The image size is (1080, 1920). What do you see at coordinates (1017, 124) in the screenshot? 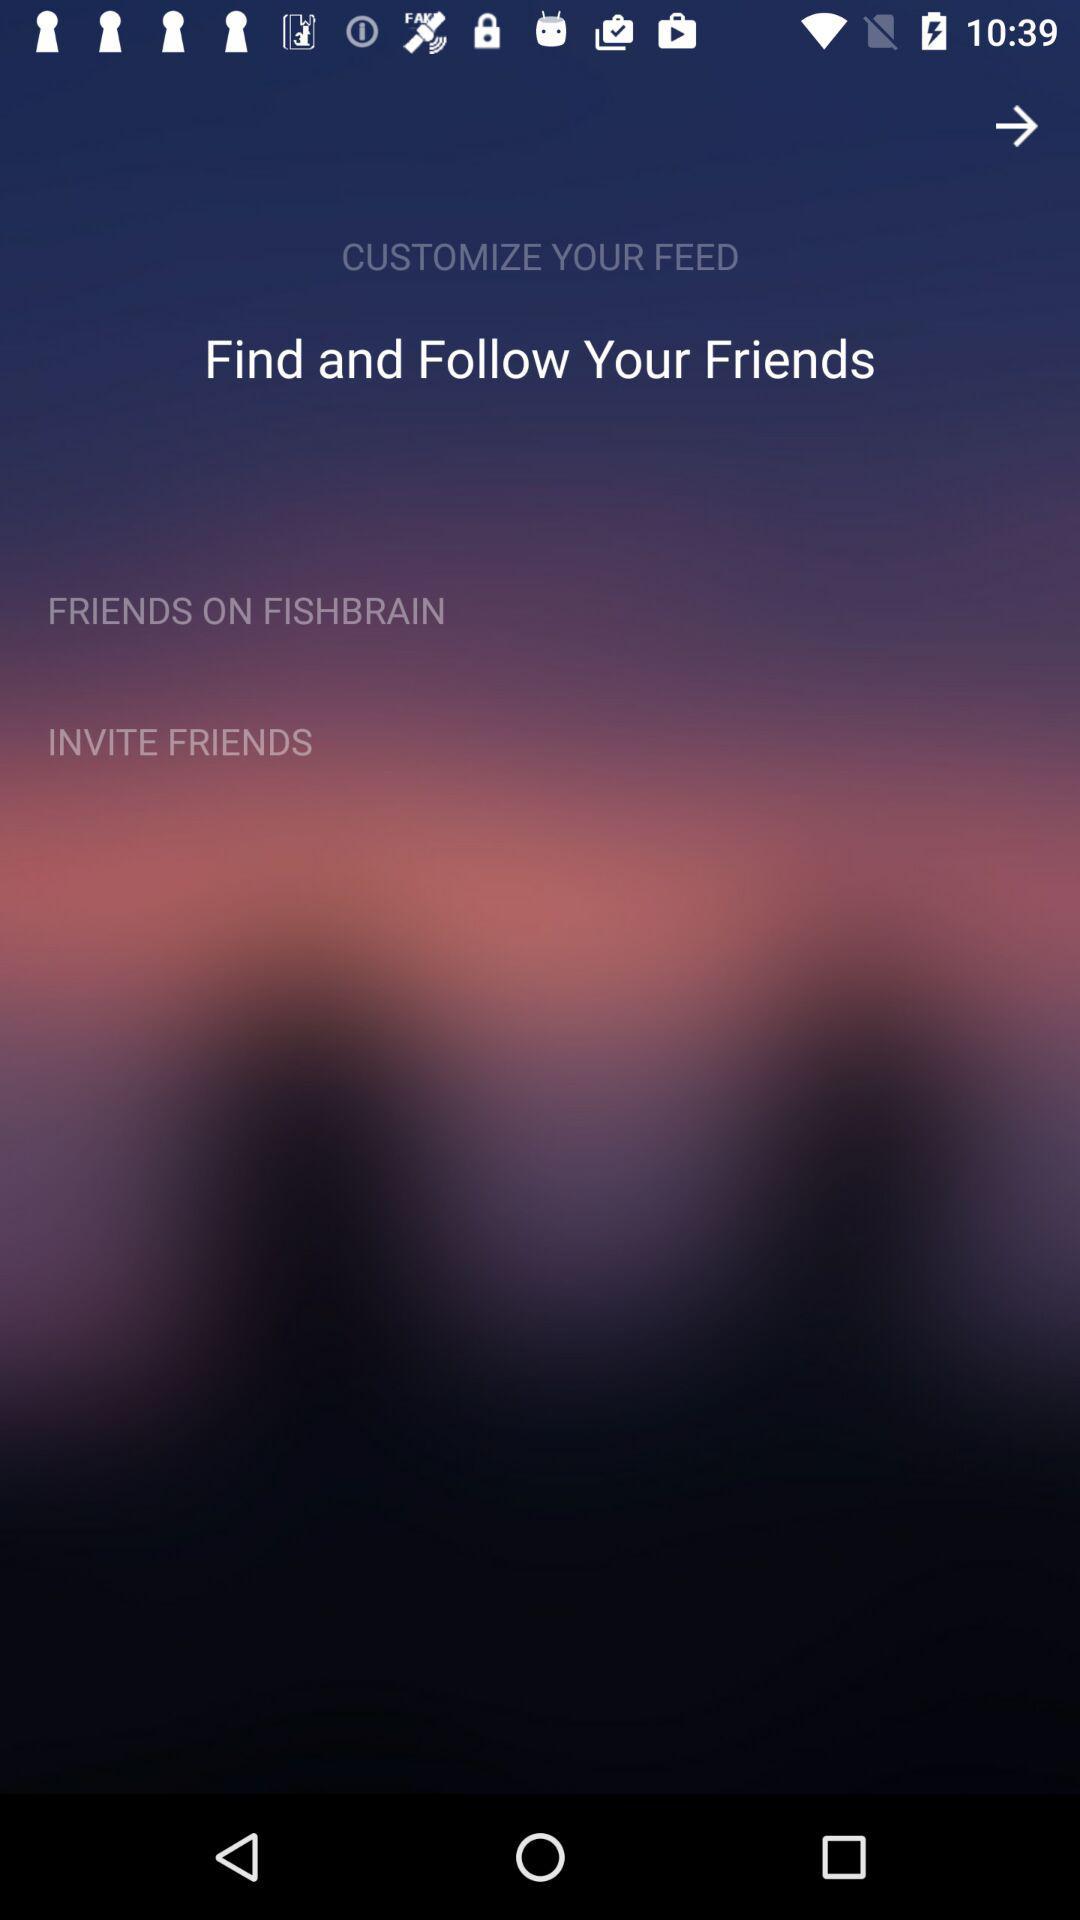
I see `go forward` at bounding box center [1017, 124].